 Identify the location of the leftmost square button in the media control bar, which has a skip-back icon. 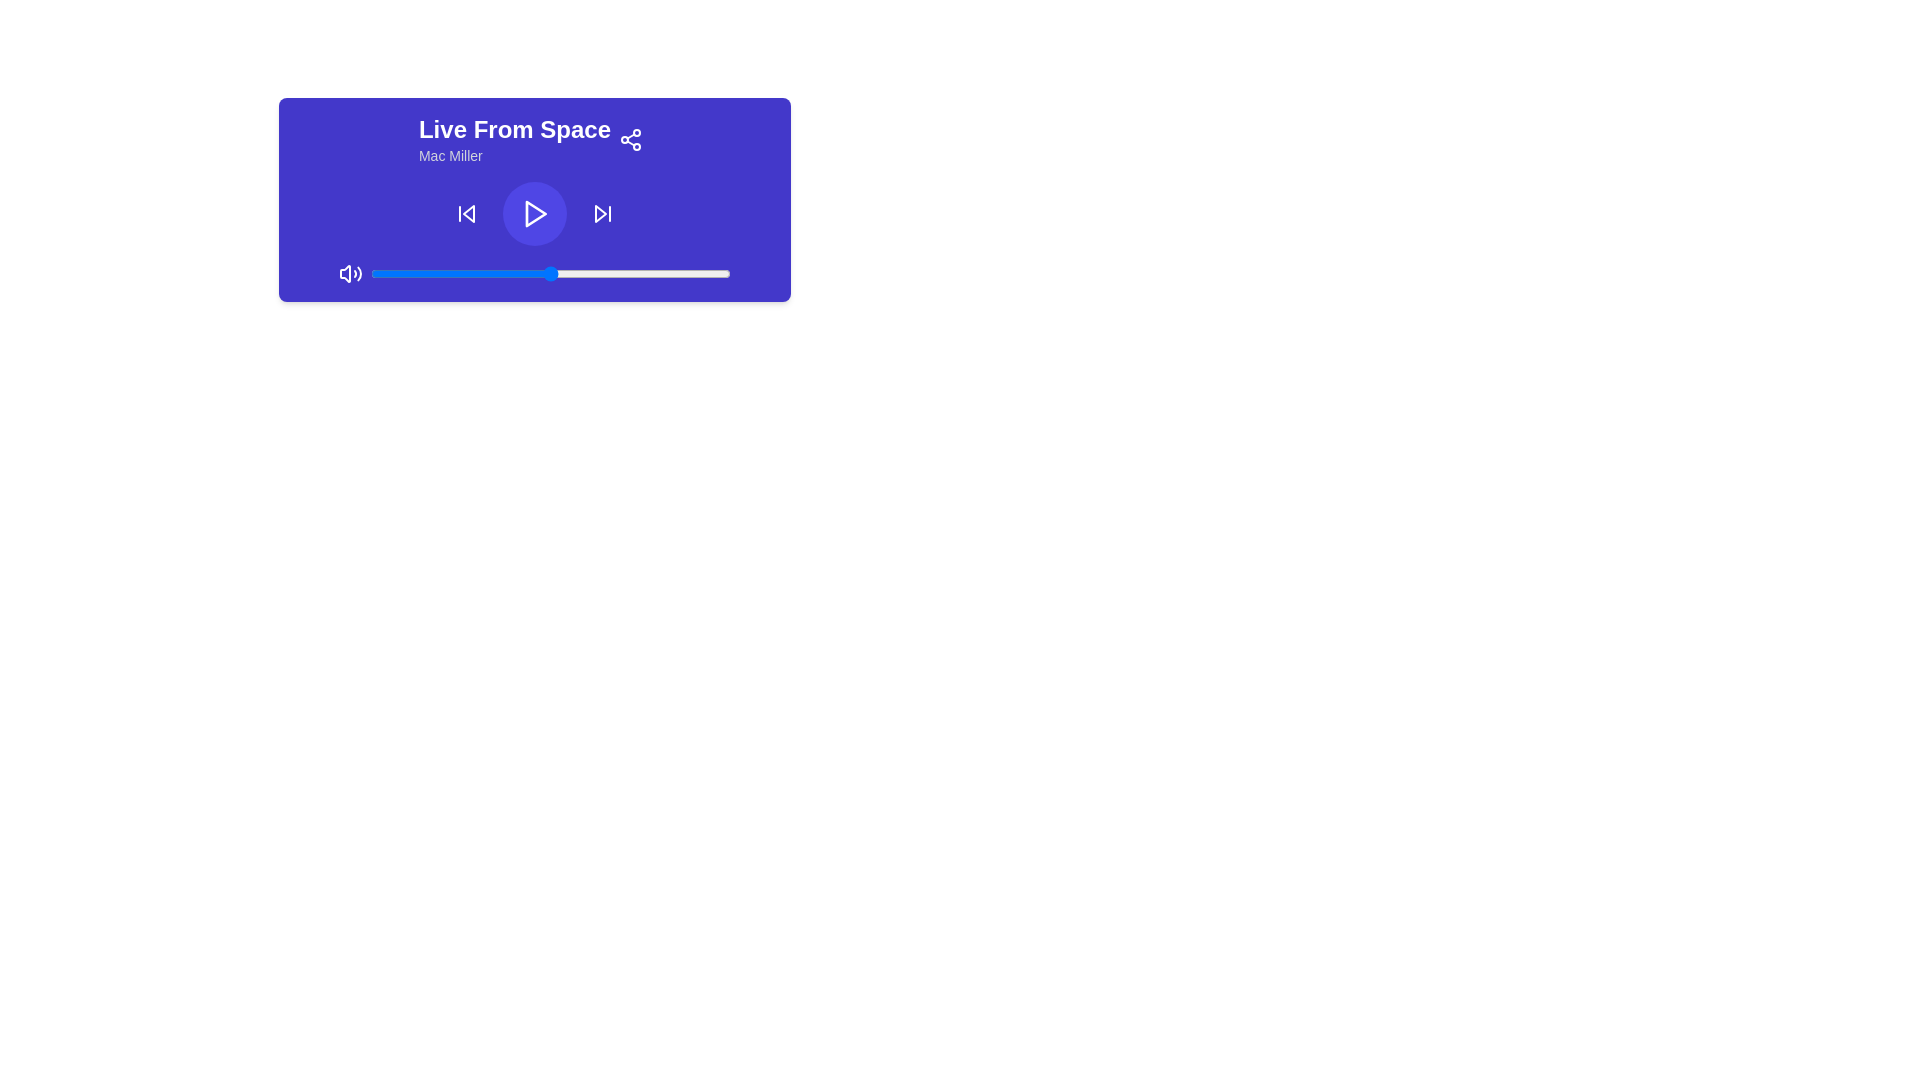
(465, 213).